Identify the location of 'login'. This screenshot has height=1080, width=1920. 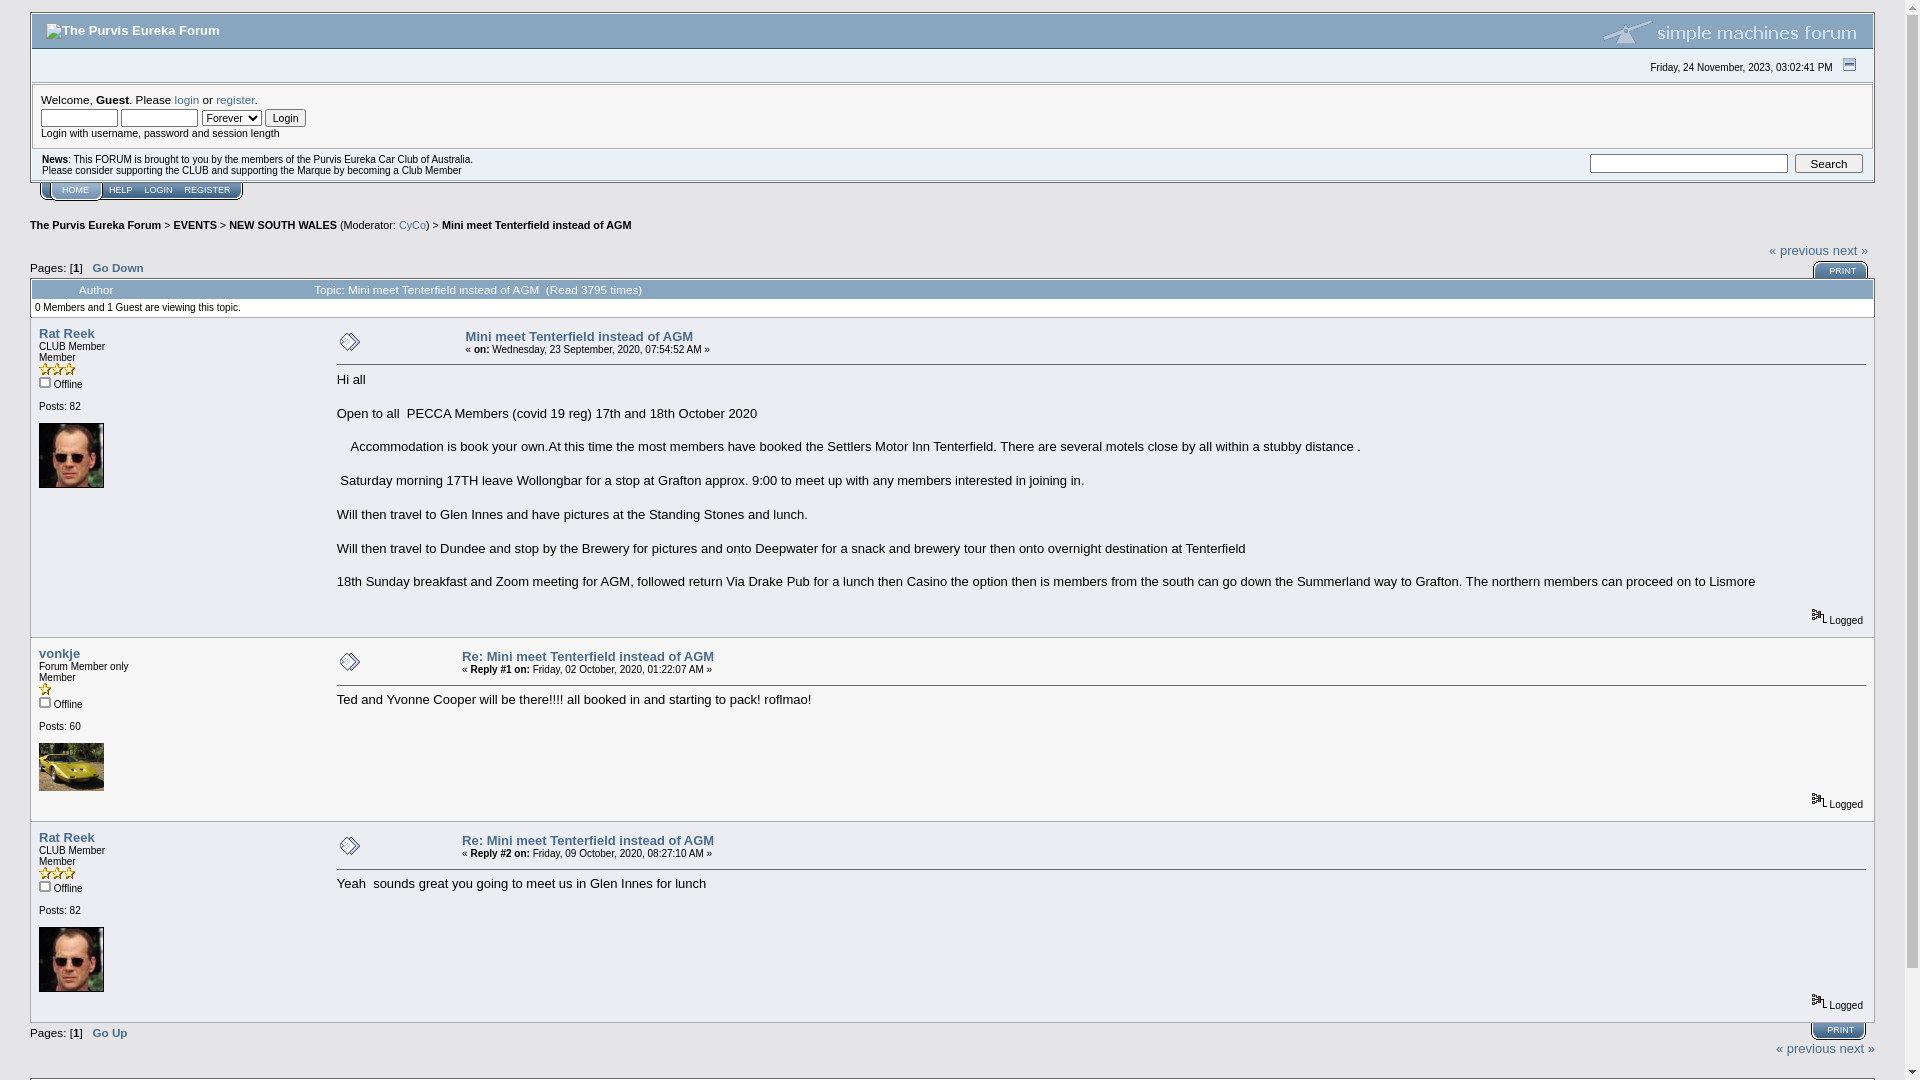
(187, 99).